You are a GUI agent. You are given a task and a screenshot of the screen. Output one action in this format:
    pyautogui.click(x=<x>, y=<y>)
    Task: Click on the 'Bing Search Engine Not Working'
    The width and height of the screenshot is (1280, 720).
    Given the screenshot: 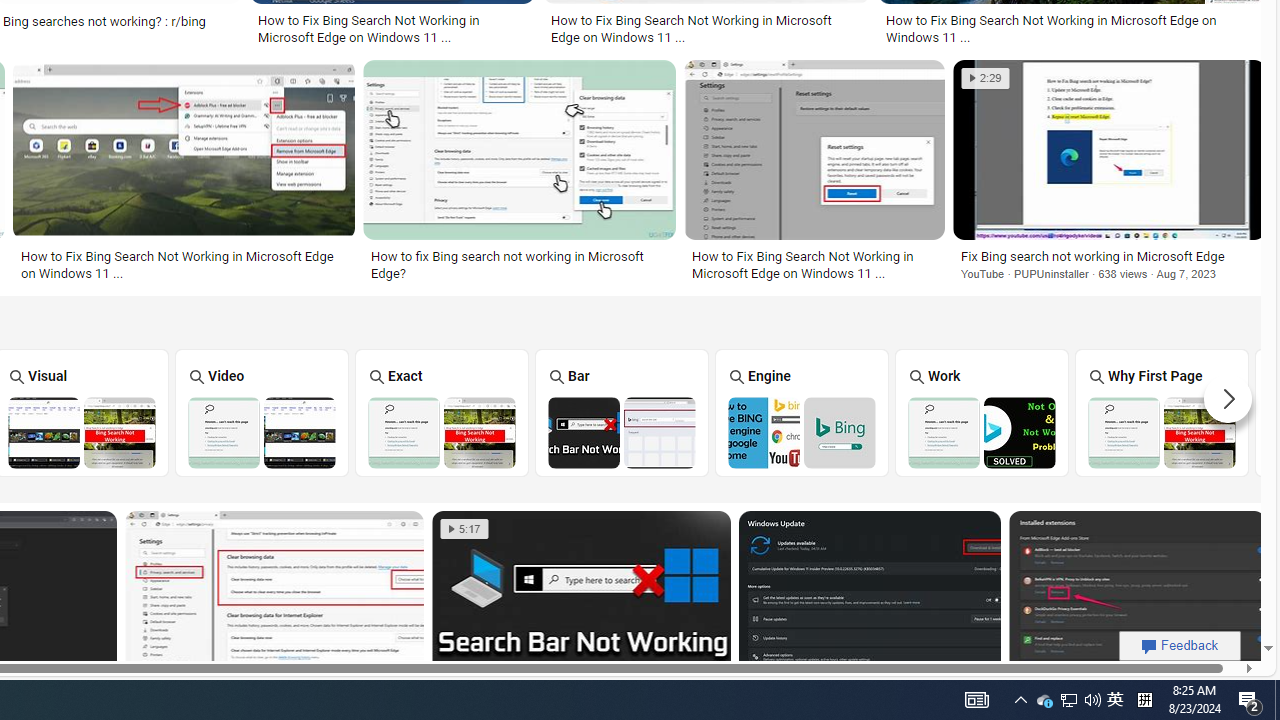 What is the action you would take?
    pyautogui.click(x=802, y=431)
    